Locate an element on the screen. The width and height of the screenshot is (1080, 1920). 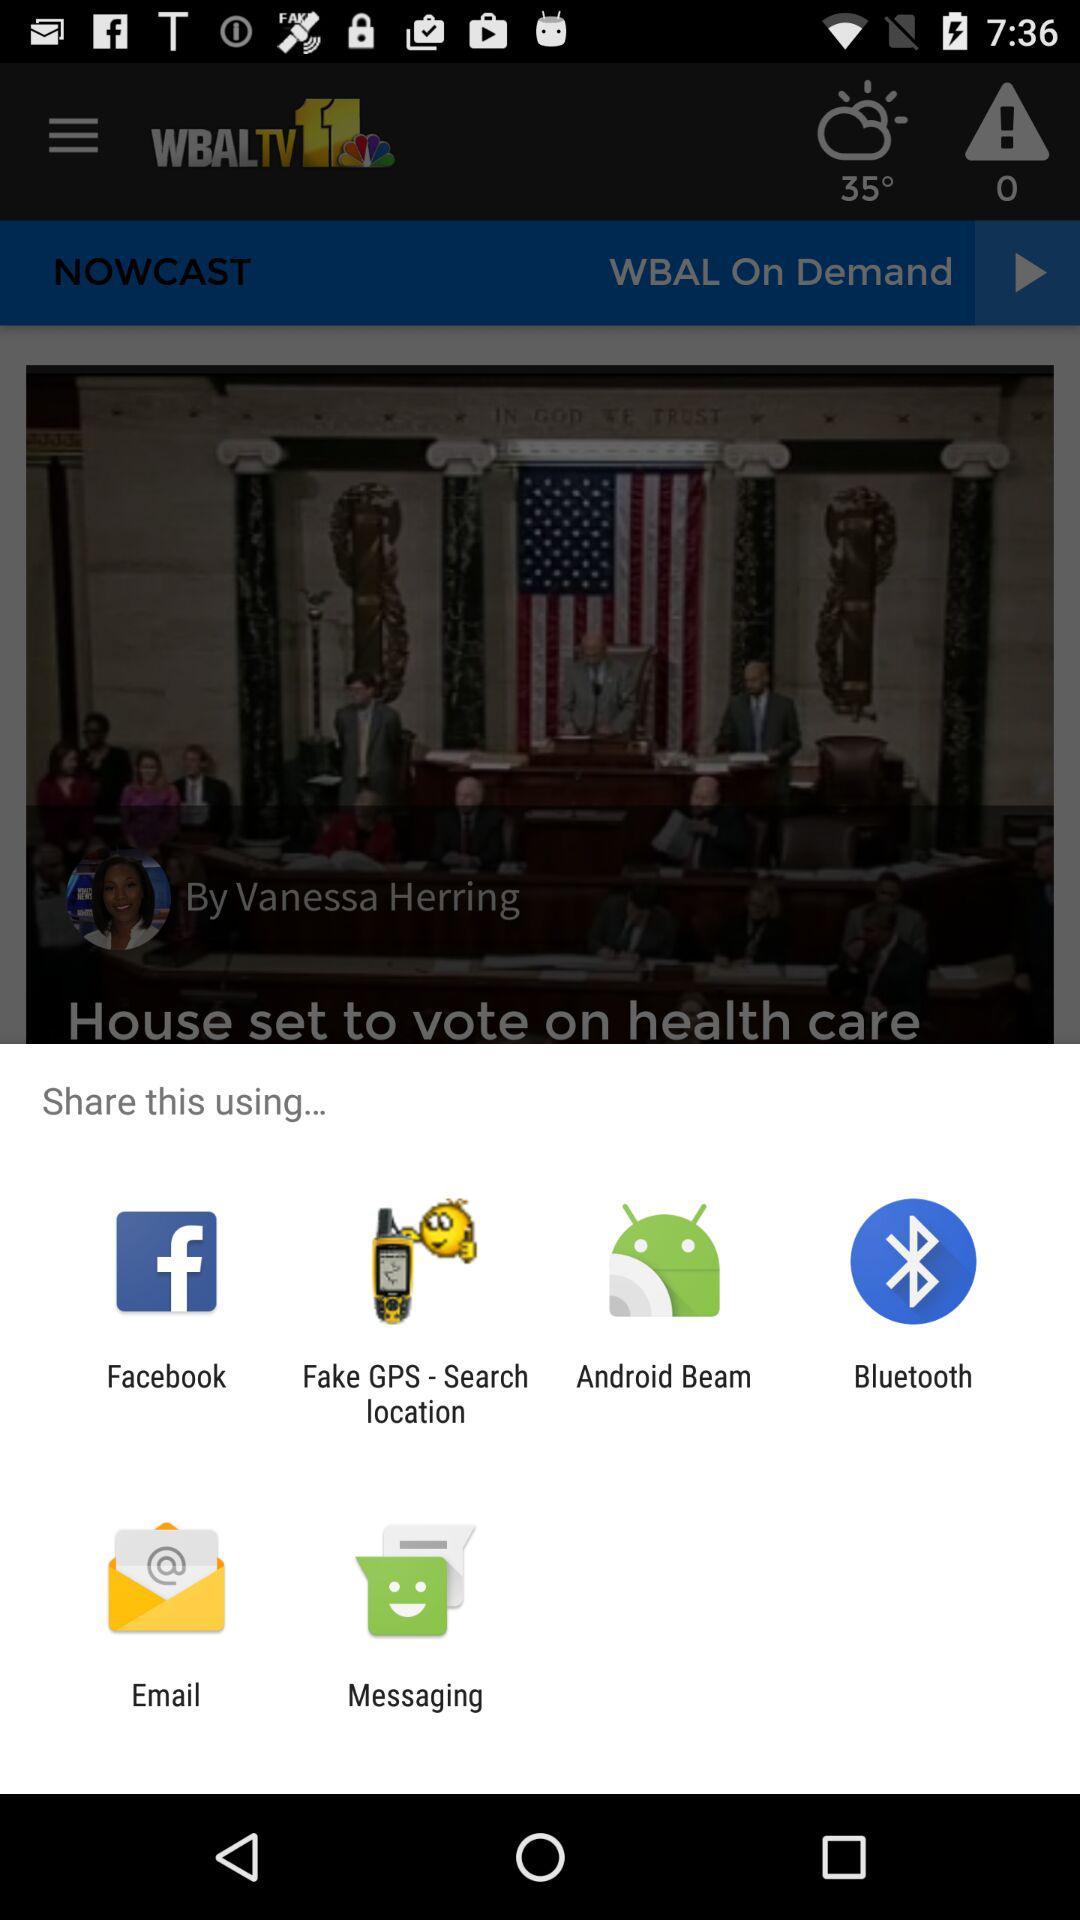
the bluetooth is located at coordinates (913, 1392).